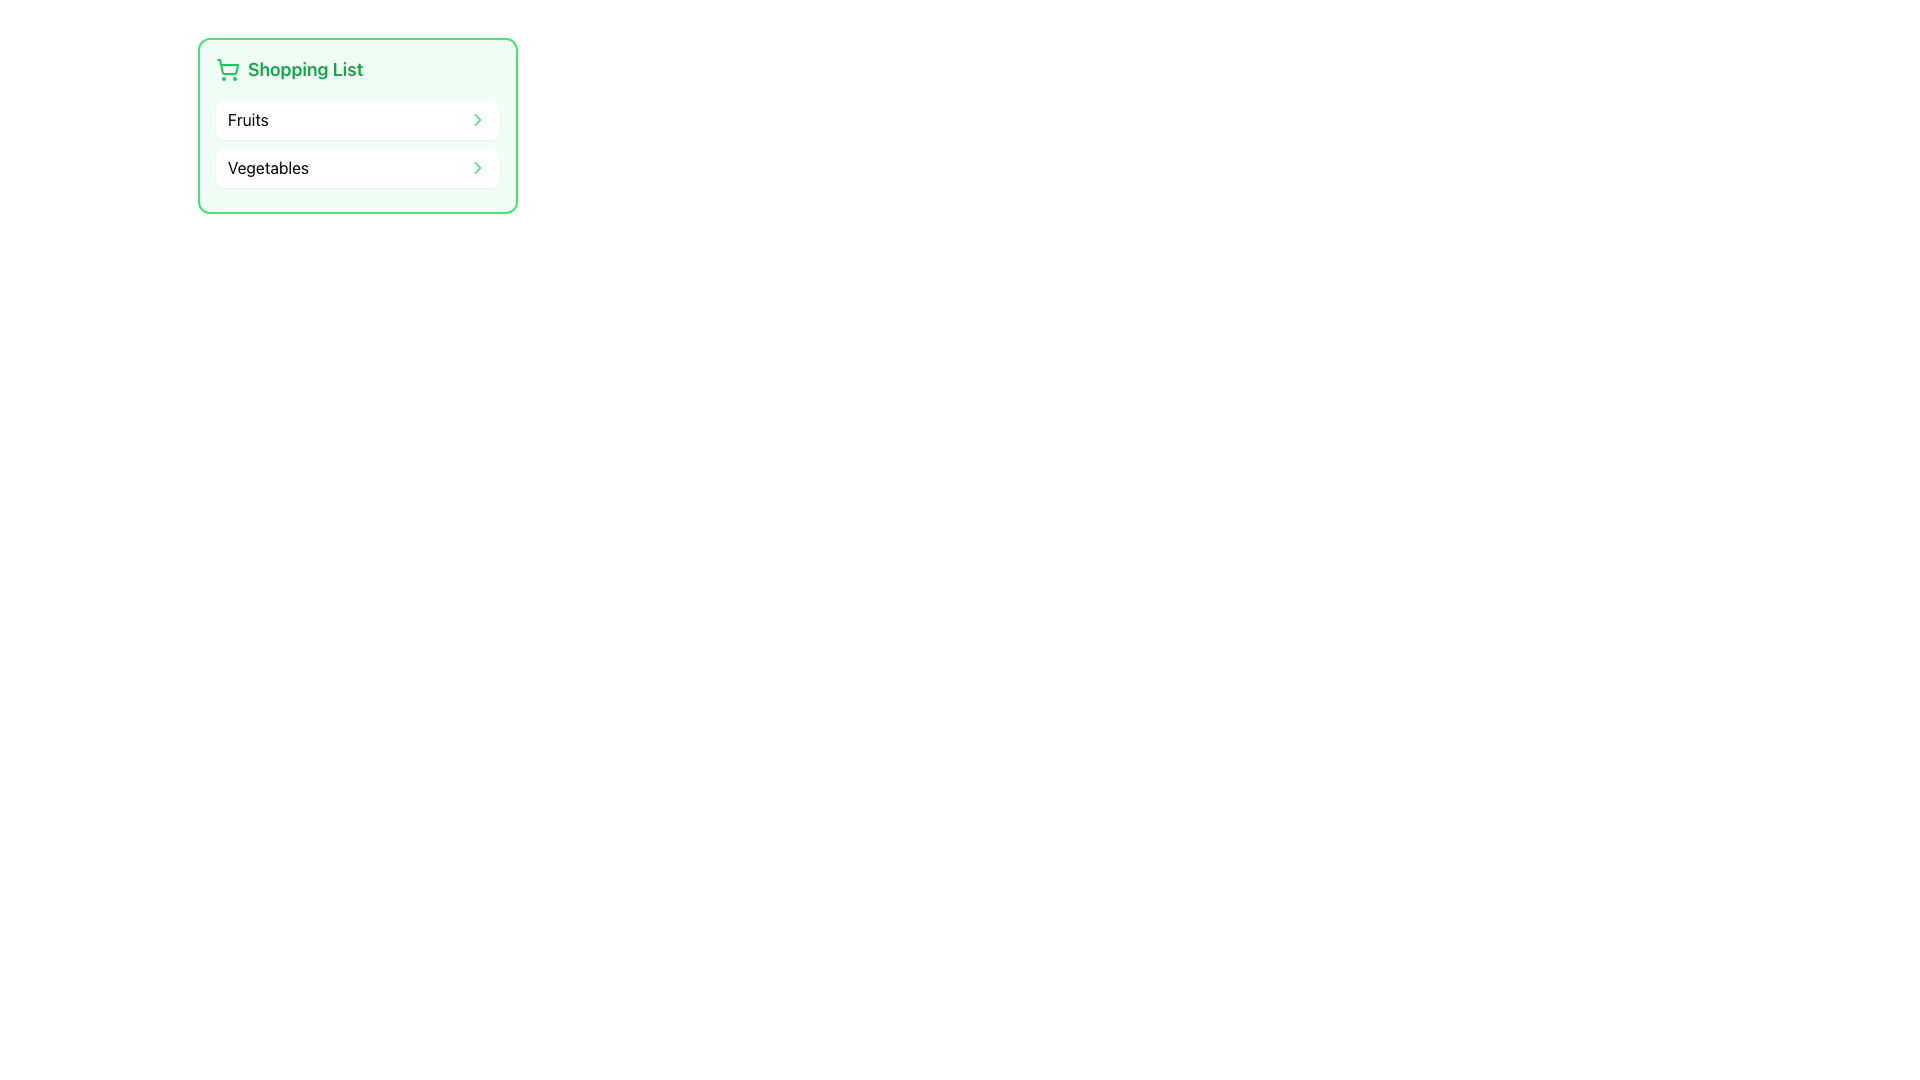 The height and width of the screenshot is (1080, 1920). Describe the element at coordinates (477, 119) in the screenshot. I see `the green rightward-pointing chevron arrow icon located in the second row of the shopping list card, next to the text 'Fruits'` at that location.